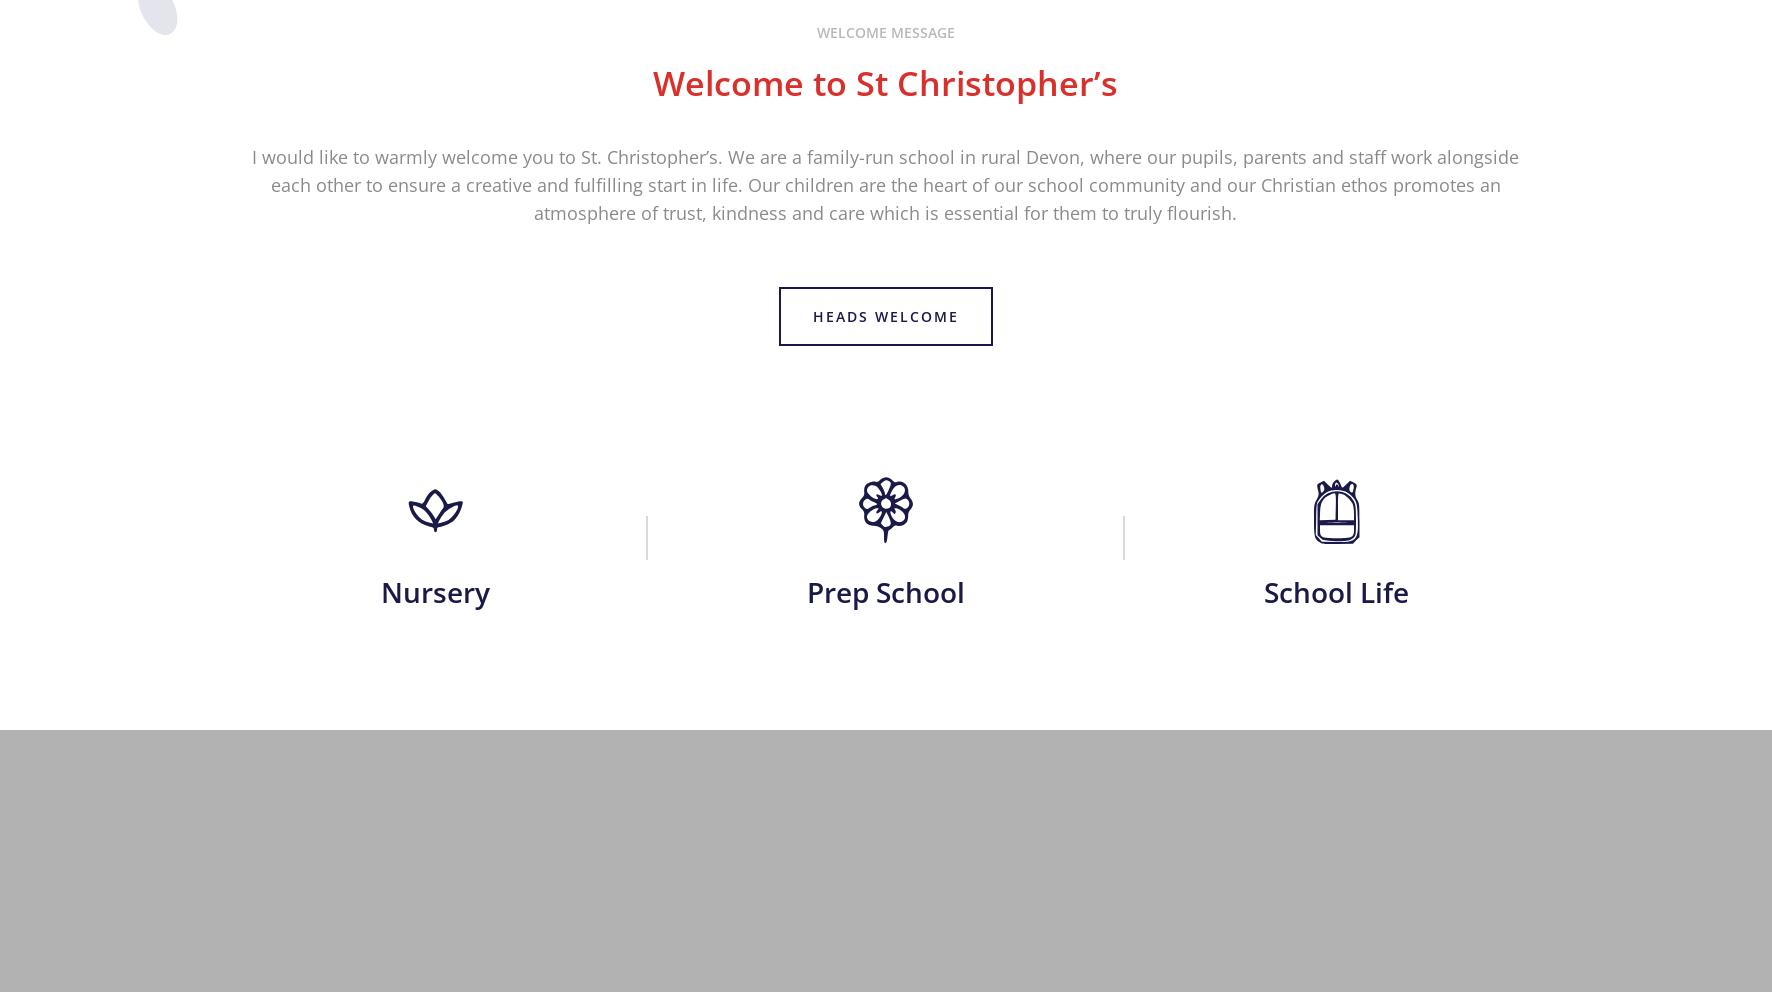 The image size is (1772, 992). I want to click on 'High Visibility', so click(1008, 634).